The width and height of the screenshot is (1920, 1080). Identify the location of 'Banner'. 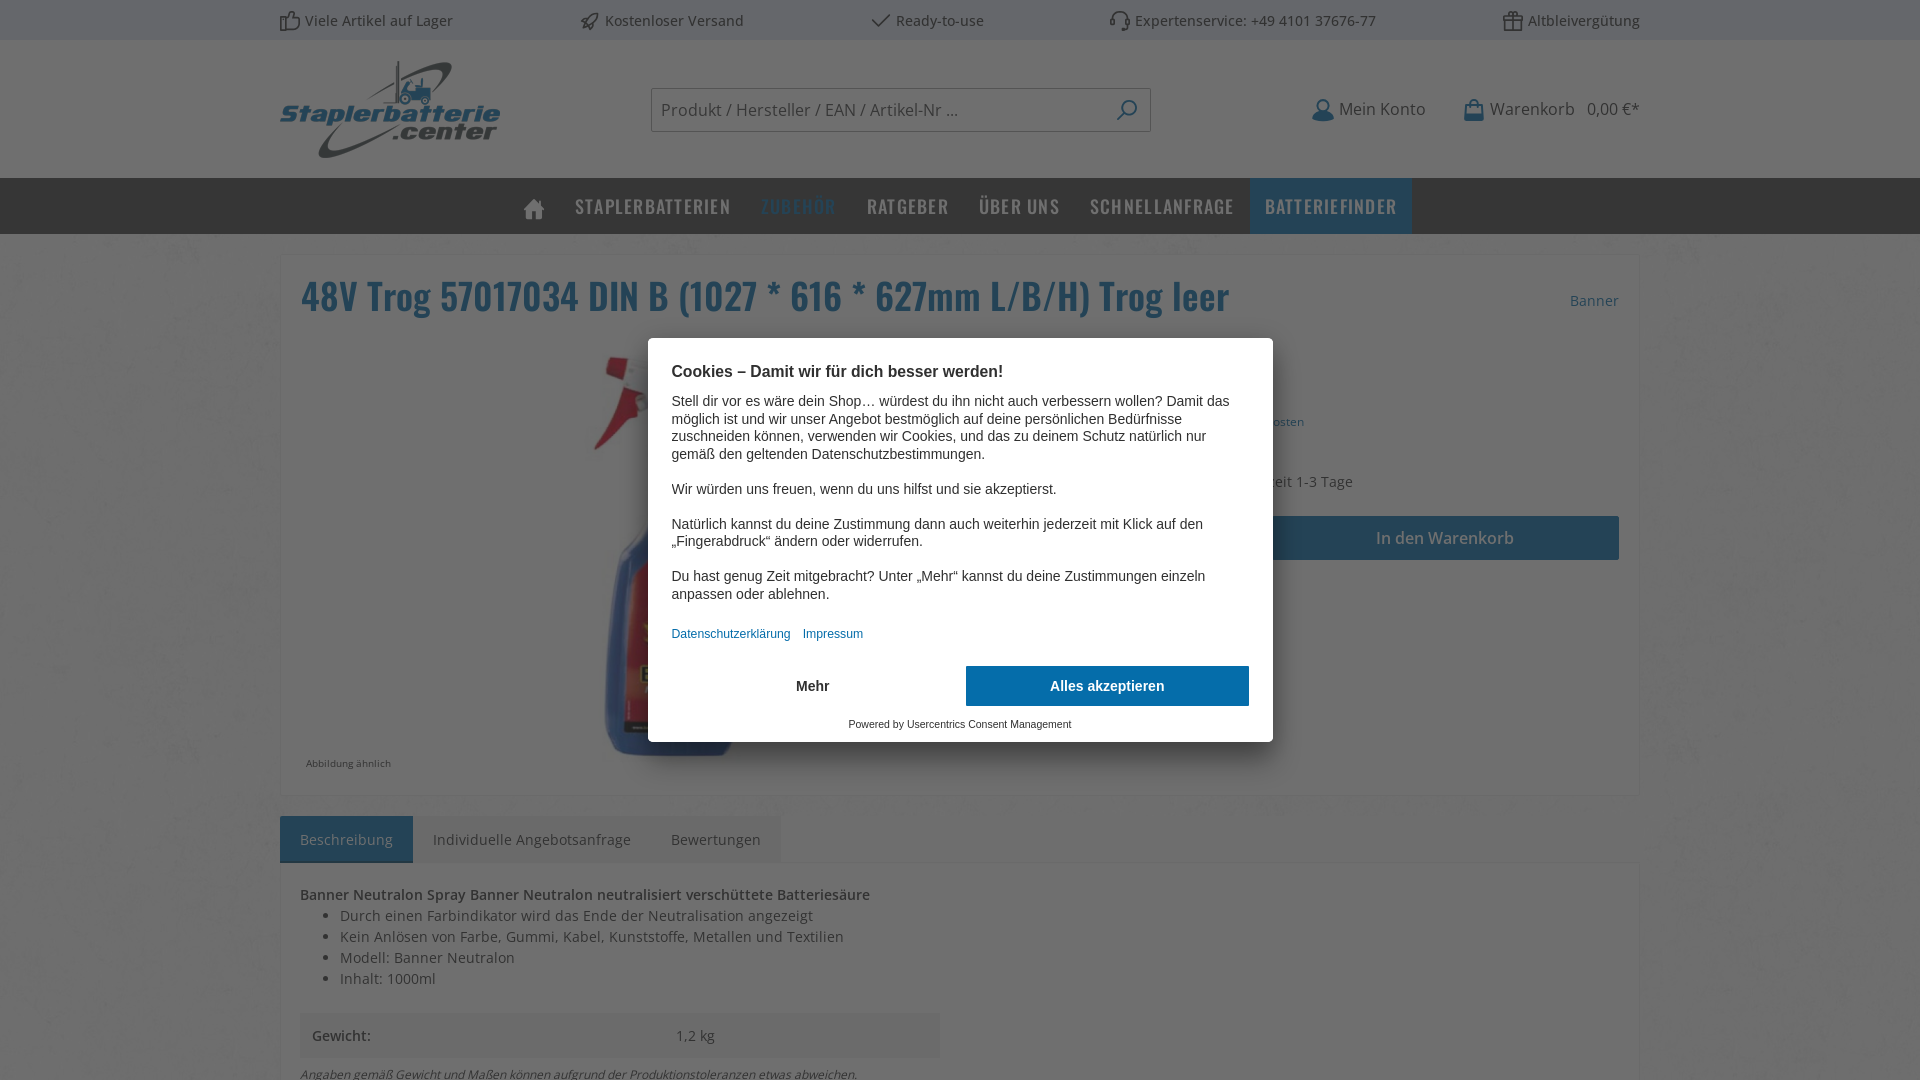
(1593, 299).